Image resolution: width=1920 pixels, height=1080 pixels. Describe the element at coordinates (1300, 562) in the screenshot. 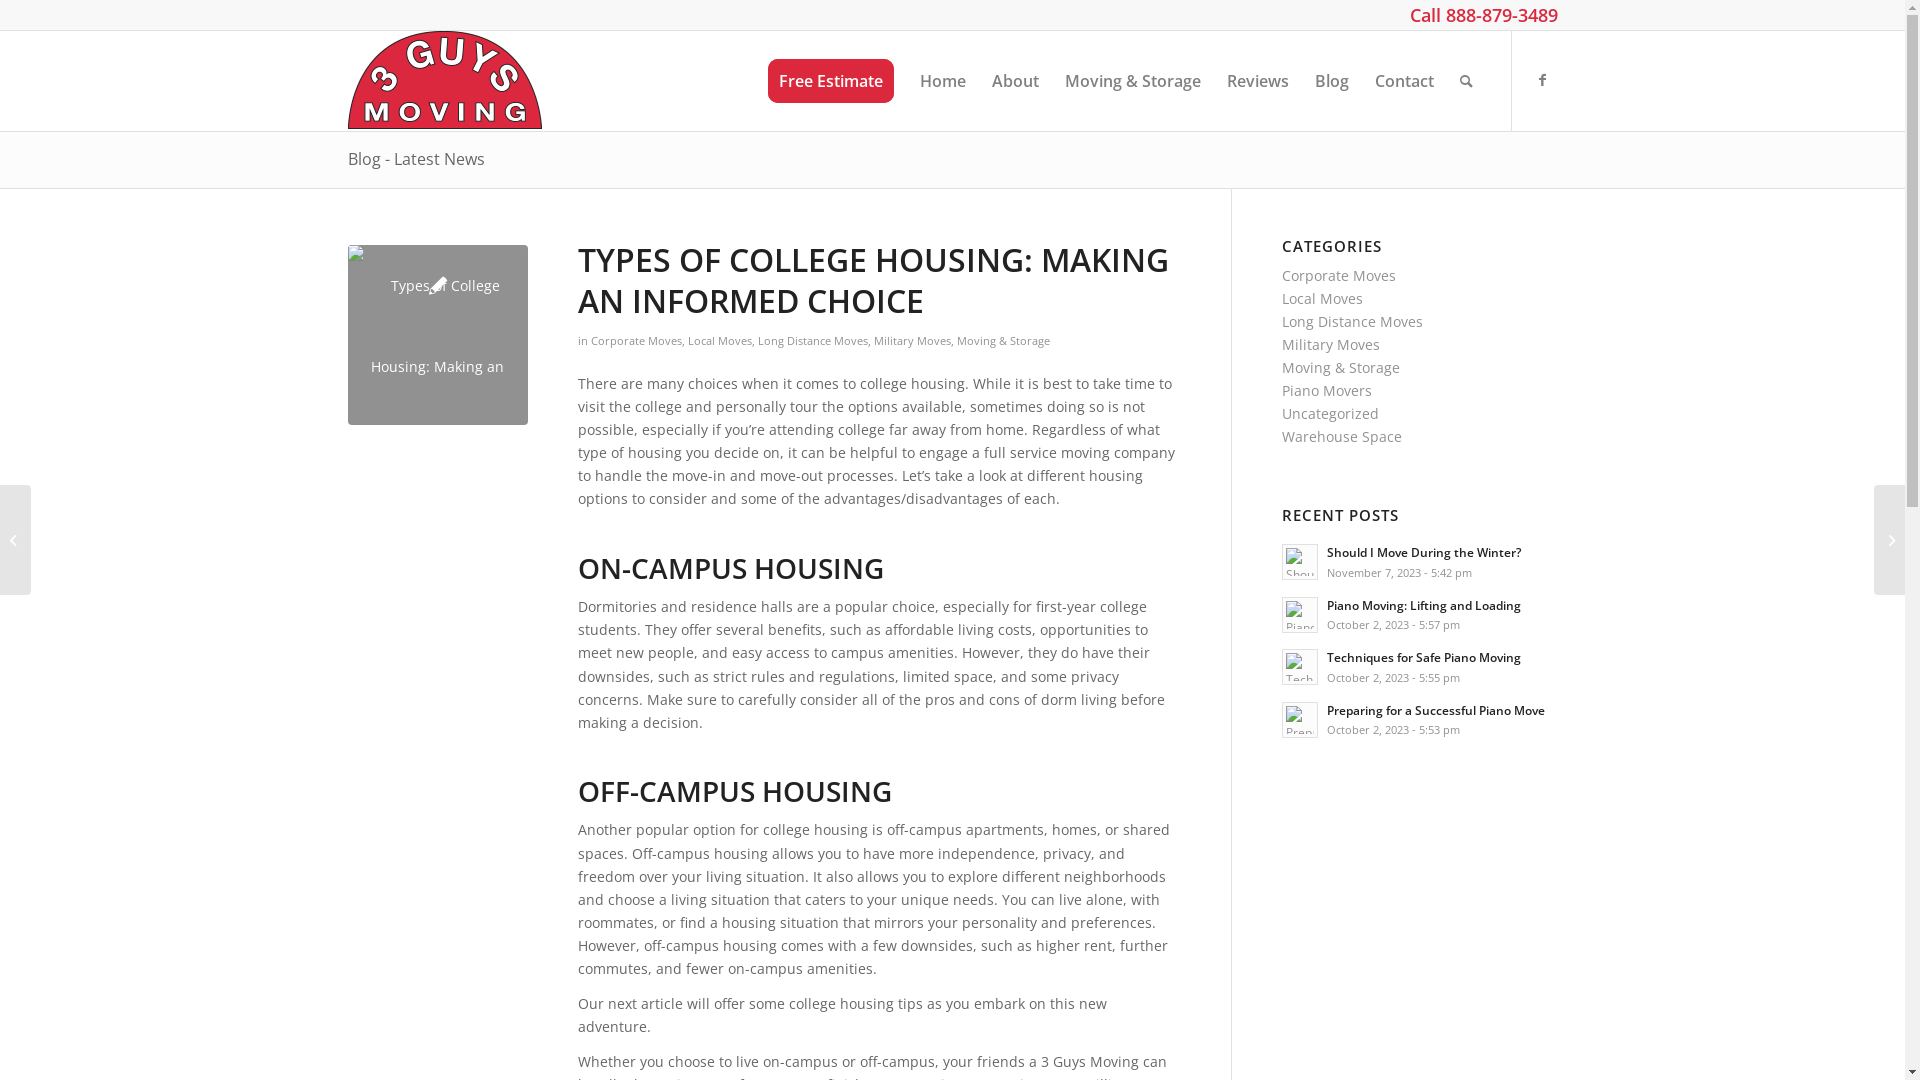

I see `'Read: Should I Move During the Winter?'` at that location.